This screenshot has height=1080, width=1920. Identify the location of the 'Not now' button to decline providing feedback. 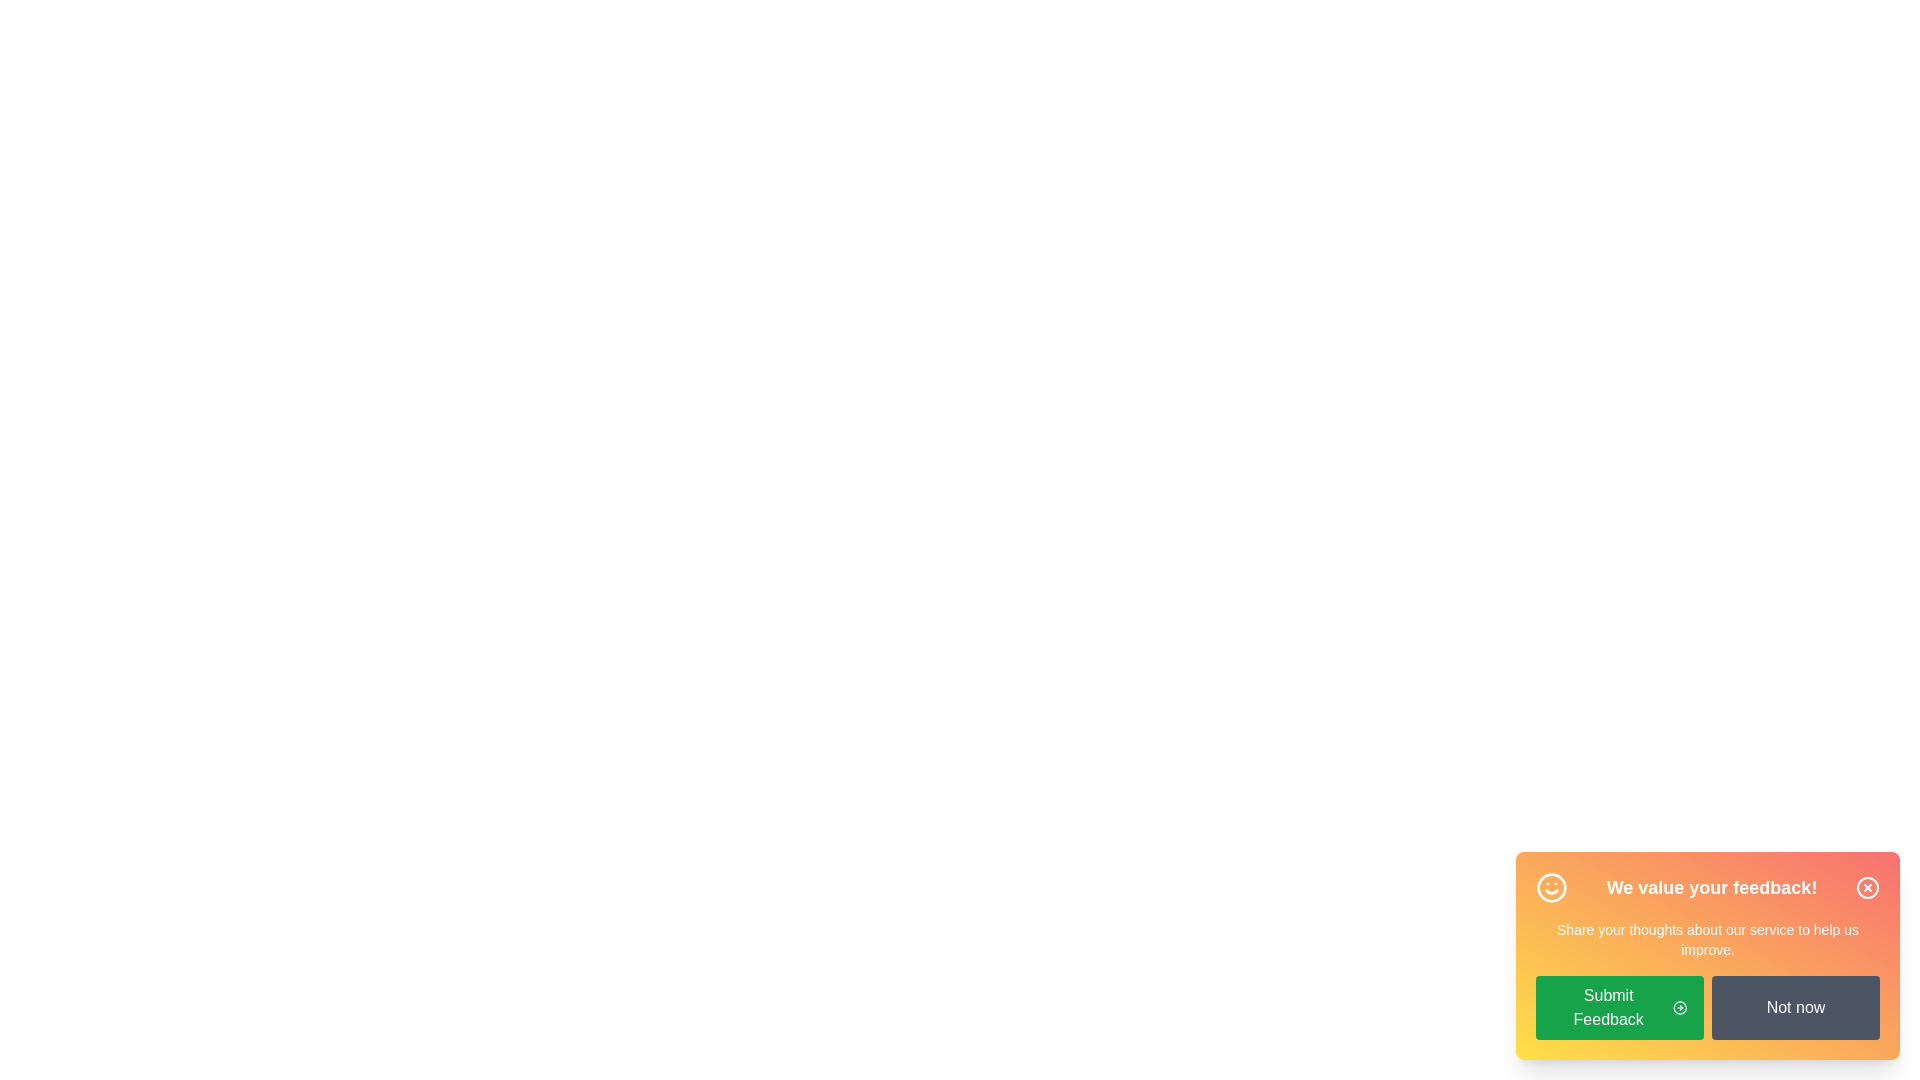
(1795, 1007).